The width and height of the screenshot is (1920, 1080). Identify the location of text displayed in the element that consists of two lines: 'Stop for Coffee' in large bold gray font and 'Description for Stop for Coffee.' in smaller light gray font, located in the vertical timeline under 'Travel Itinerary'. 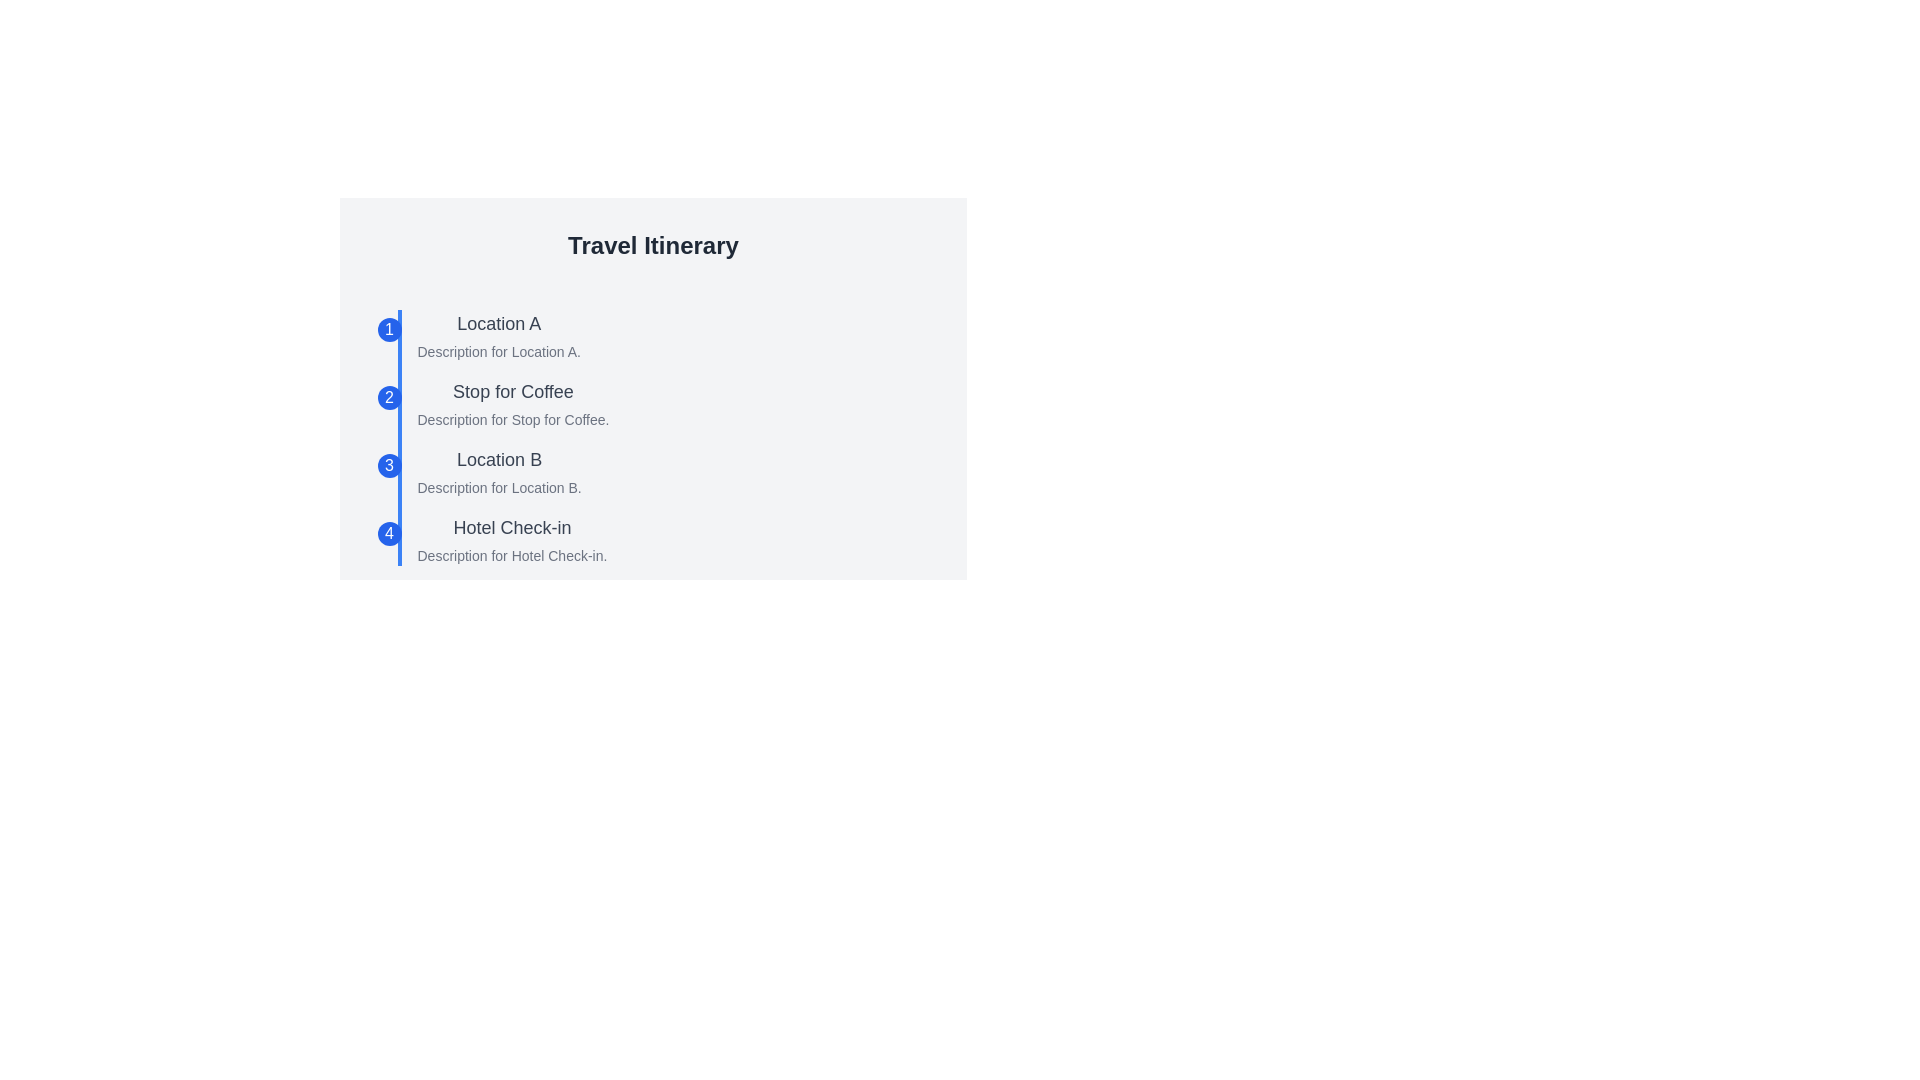
(513, 404).